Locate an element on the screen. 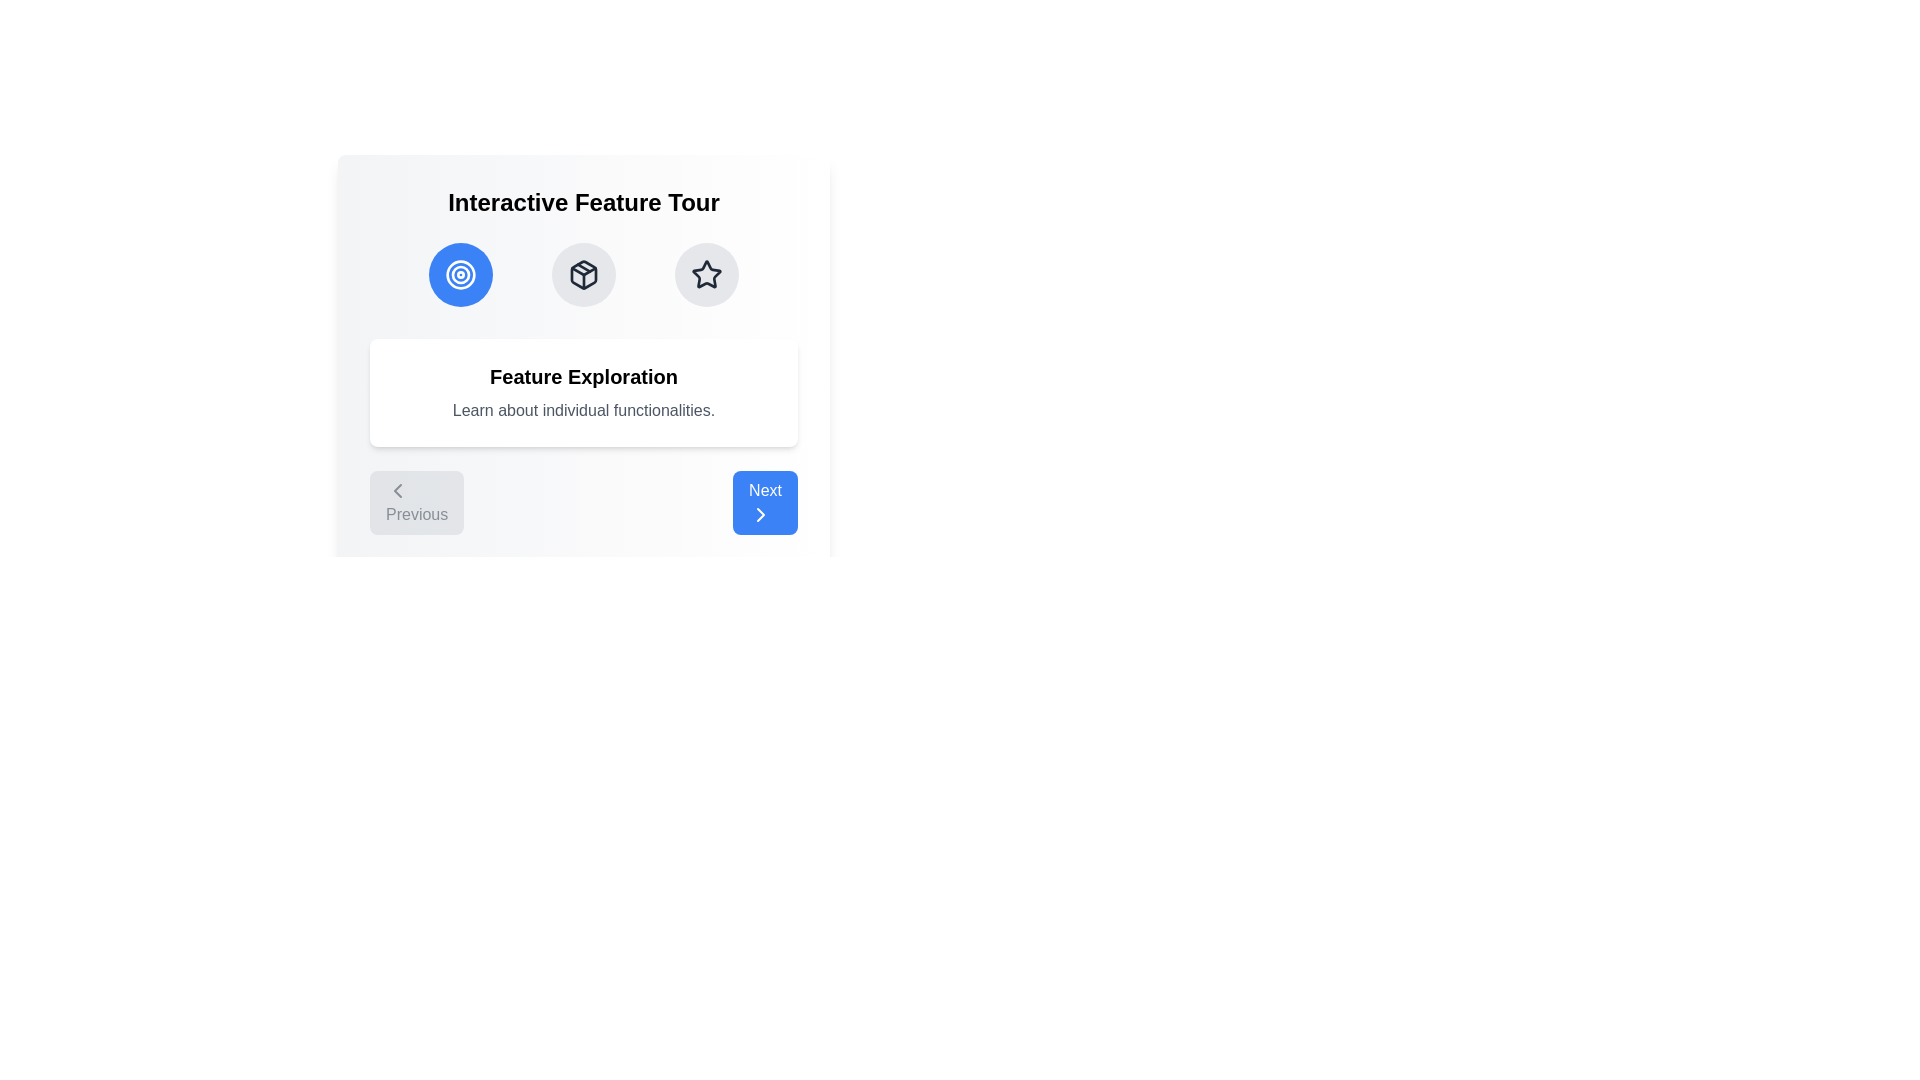 The width and height of the screenshot is (1920, 1080). the circular target icon with concentric circles styled in blue and white is located at coordinates (459, 274).